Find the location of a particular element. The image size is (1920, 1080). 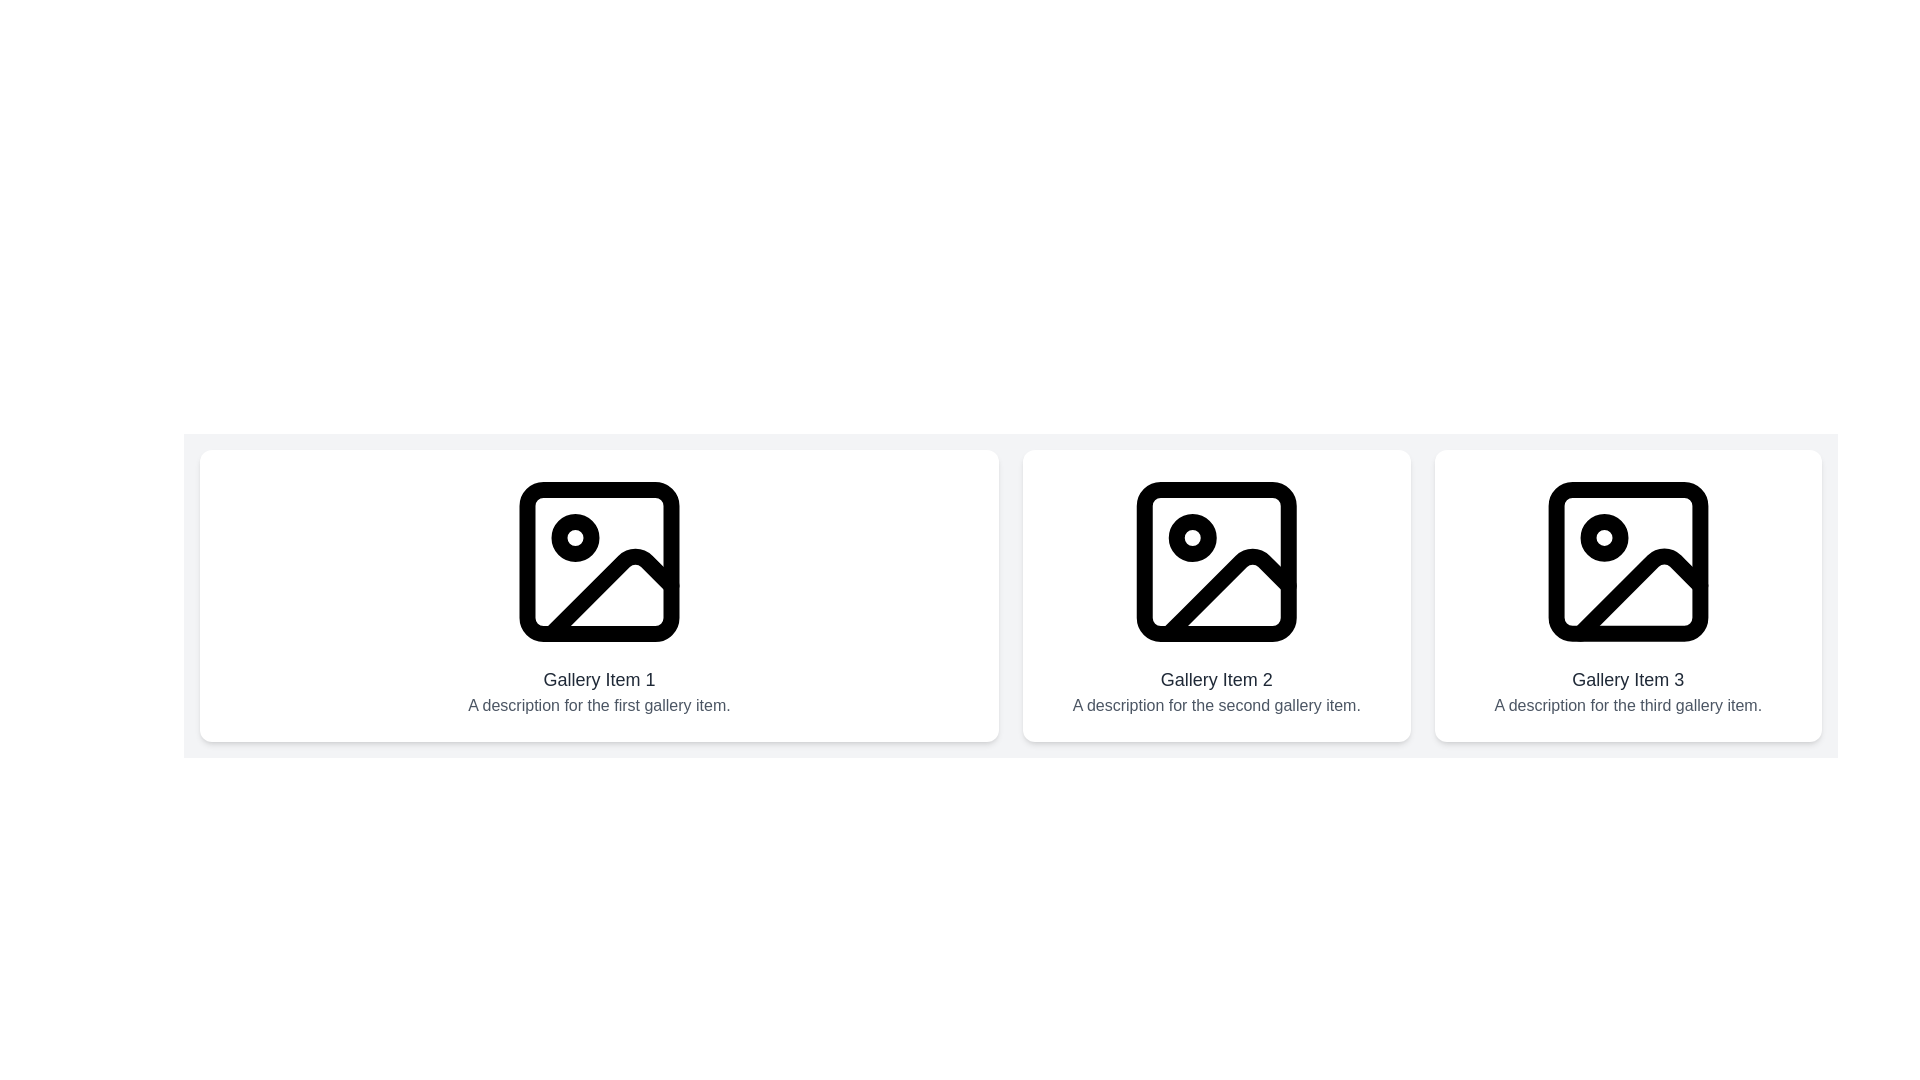

text block that provides a title and description for the first gallery item, located below the image on the leftmost side of the gallery is located at coordinates (598, 690).